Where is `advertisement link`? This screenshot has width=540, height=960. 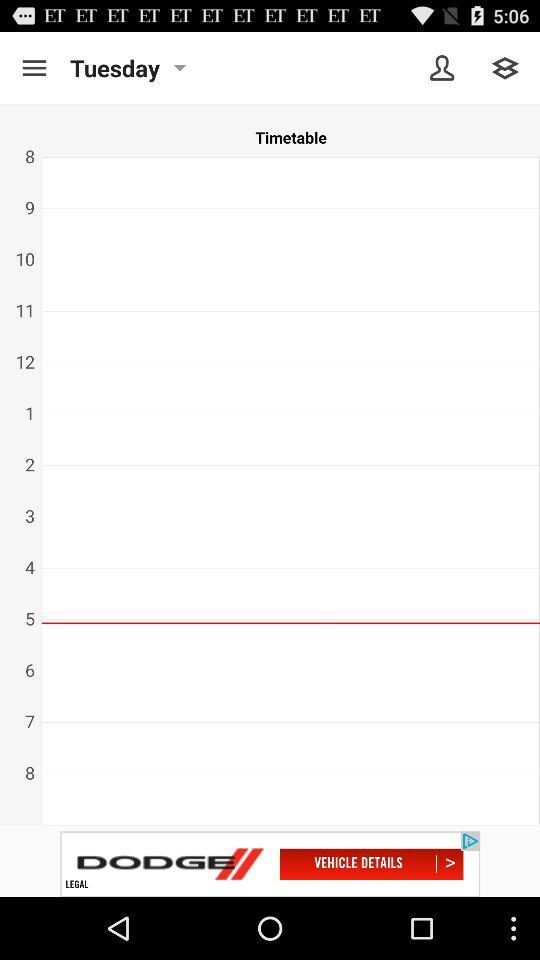 advertisement link is located at coordinates (270, 863).